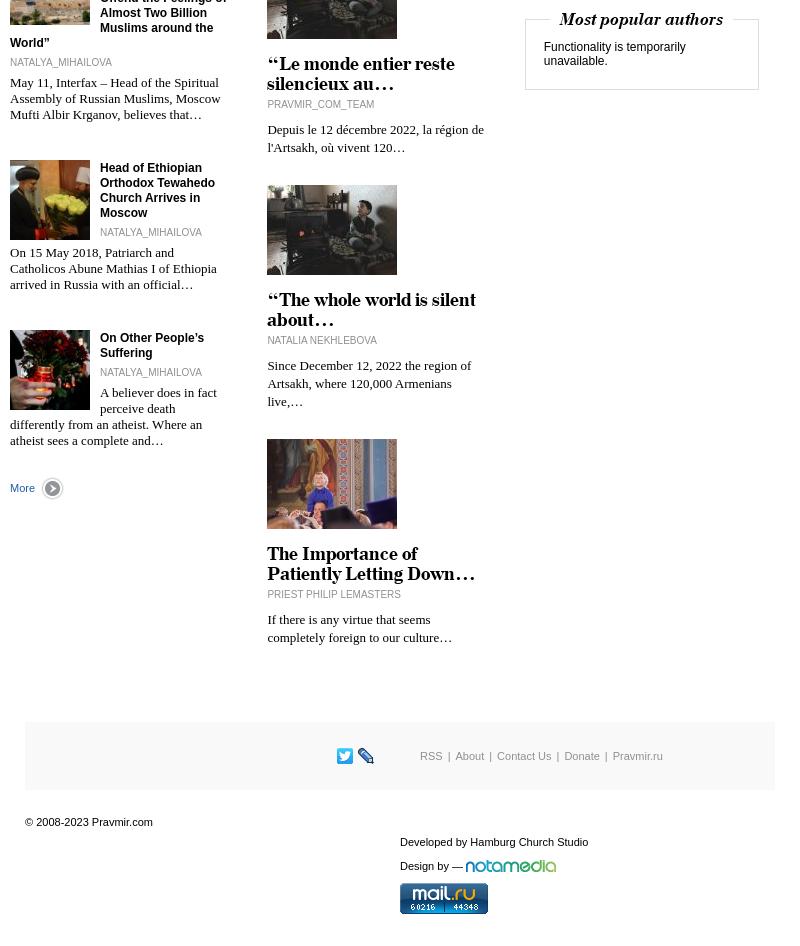 This screenshot has width=800, height=946. I want to click on 'Since December 12, 2022 the region of Artsakh, where 120,000 Armenians live,…', so click(367, 383).